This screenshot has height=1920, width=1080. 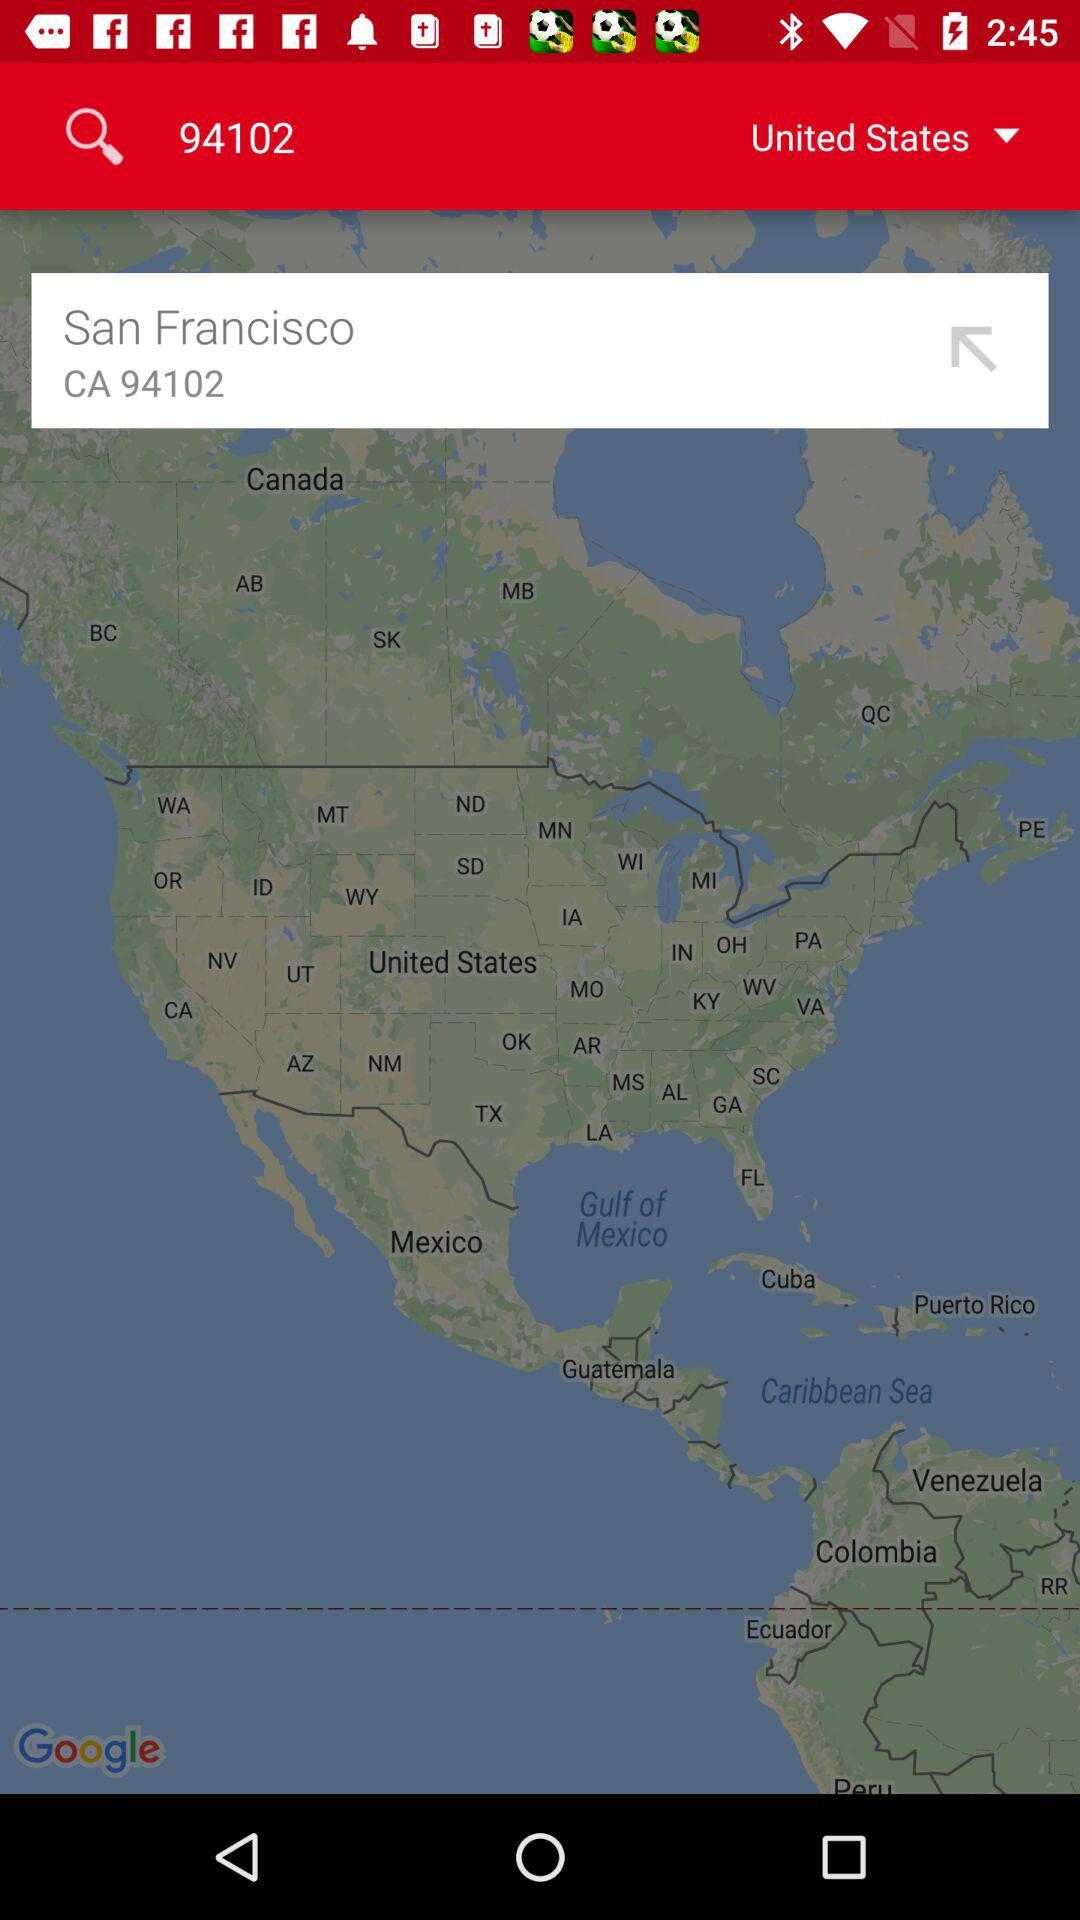 What do you see at coordinates (496, 382) in the screenshot?
I see `icon below san francisco icon` at bounding box center [496, 382].